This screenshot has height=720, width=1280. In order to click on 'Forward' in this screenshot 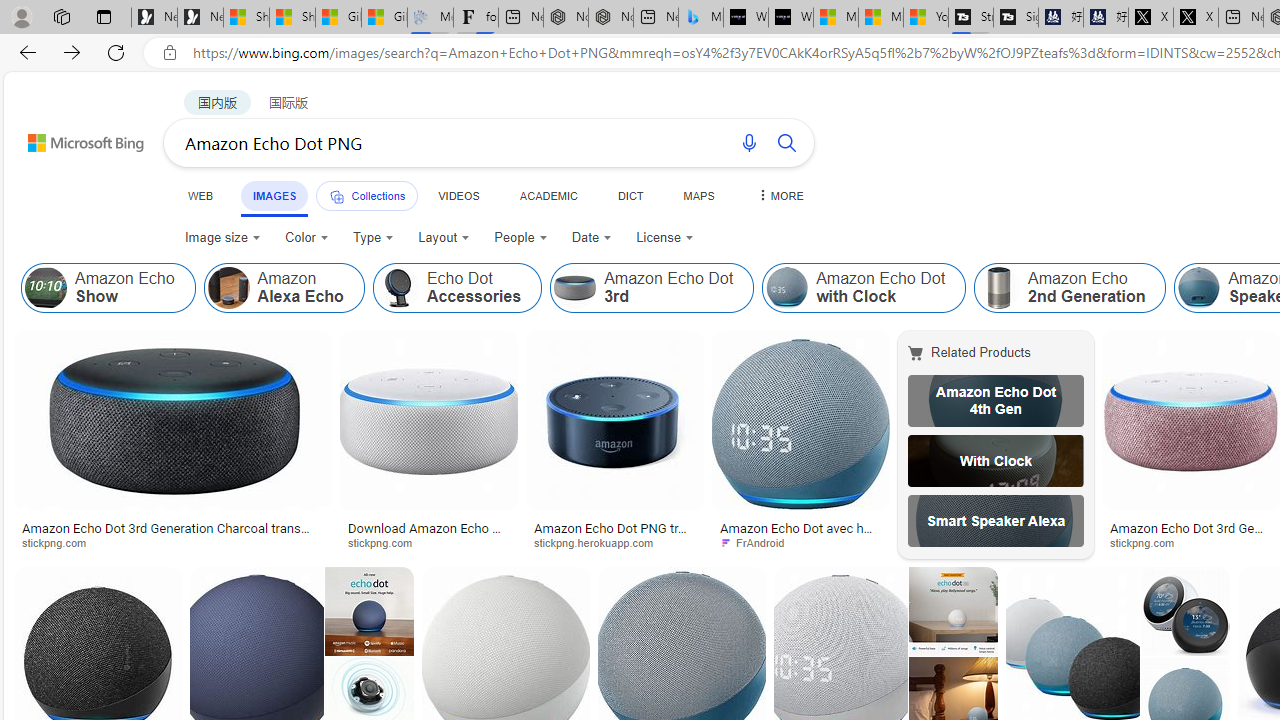, I will do `click(72, 51)`.